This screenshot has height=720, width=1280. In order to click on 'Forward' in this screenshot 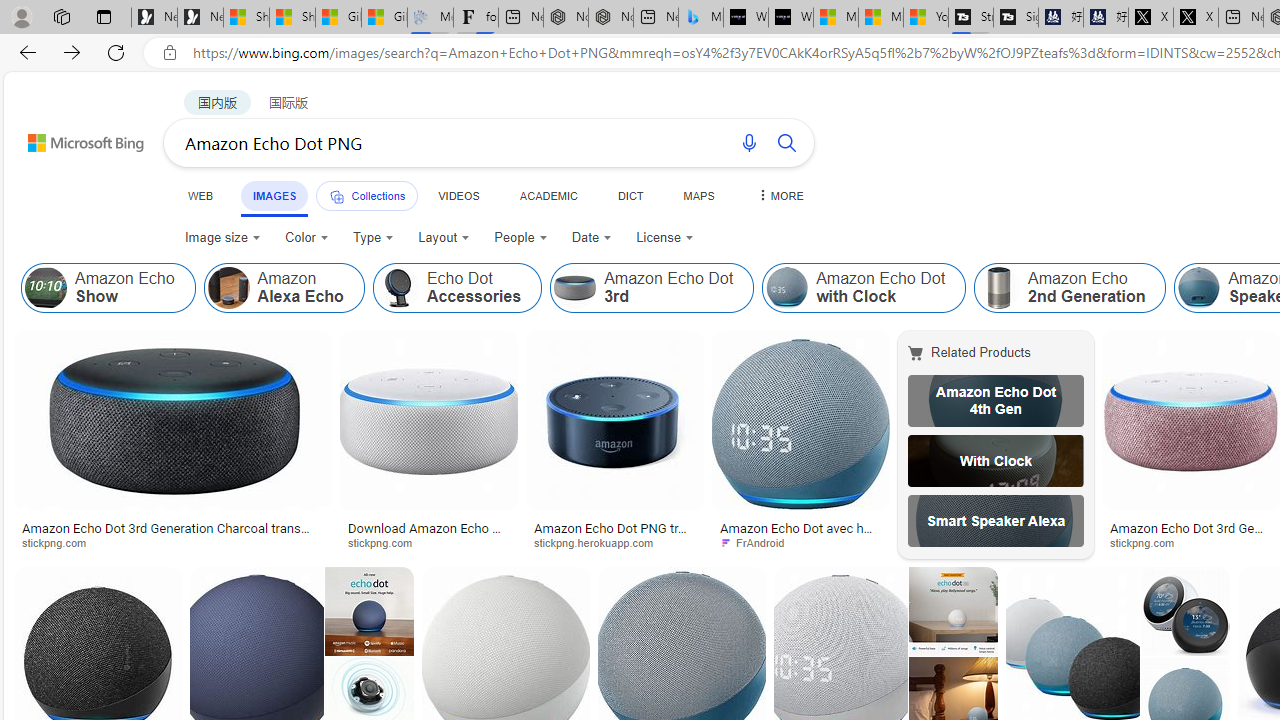, I will do `click(72, 51)`.